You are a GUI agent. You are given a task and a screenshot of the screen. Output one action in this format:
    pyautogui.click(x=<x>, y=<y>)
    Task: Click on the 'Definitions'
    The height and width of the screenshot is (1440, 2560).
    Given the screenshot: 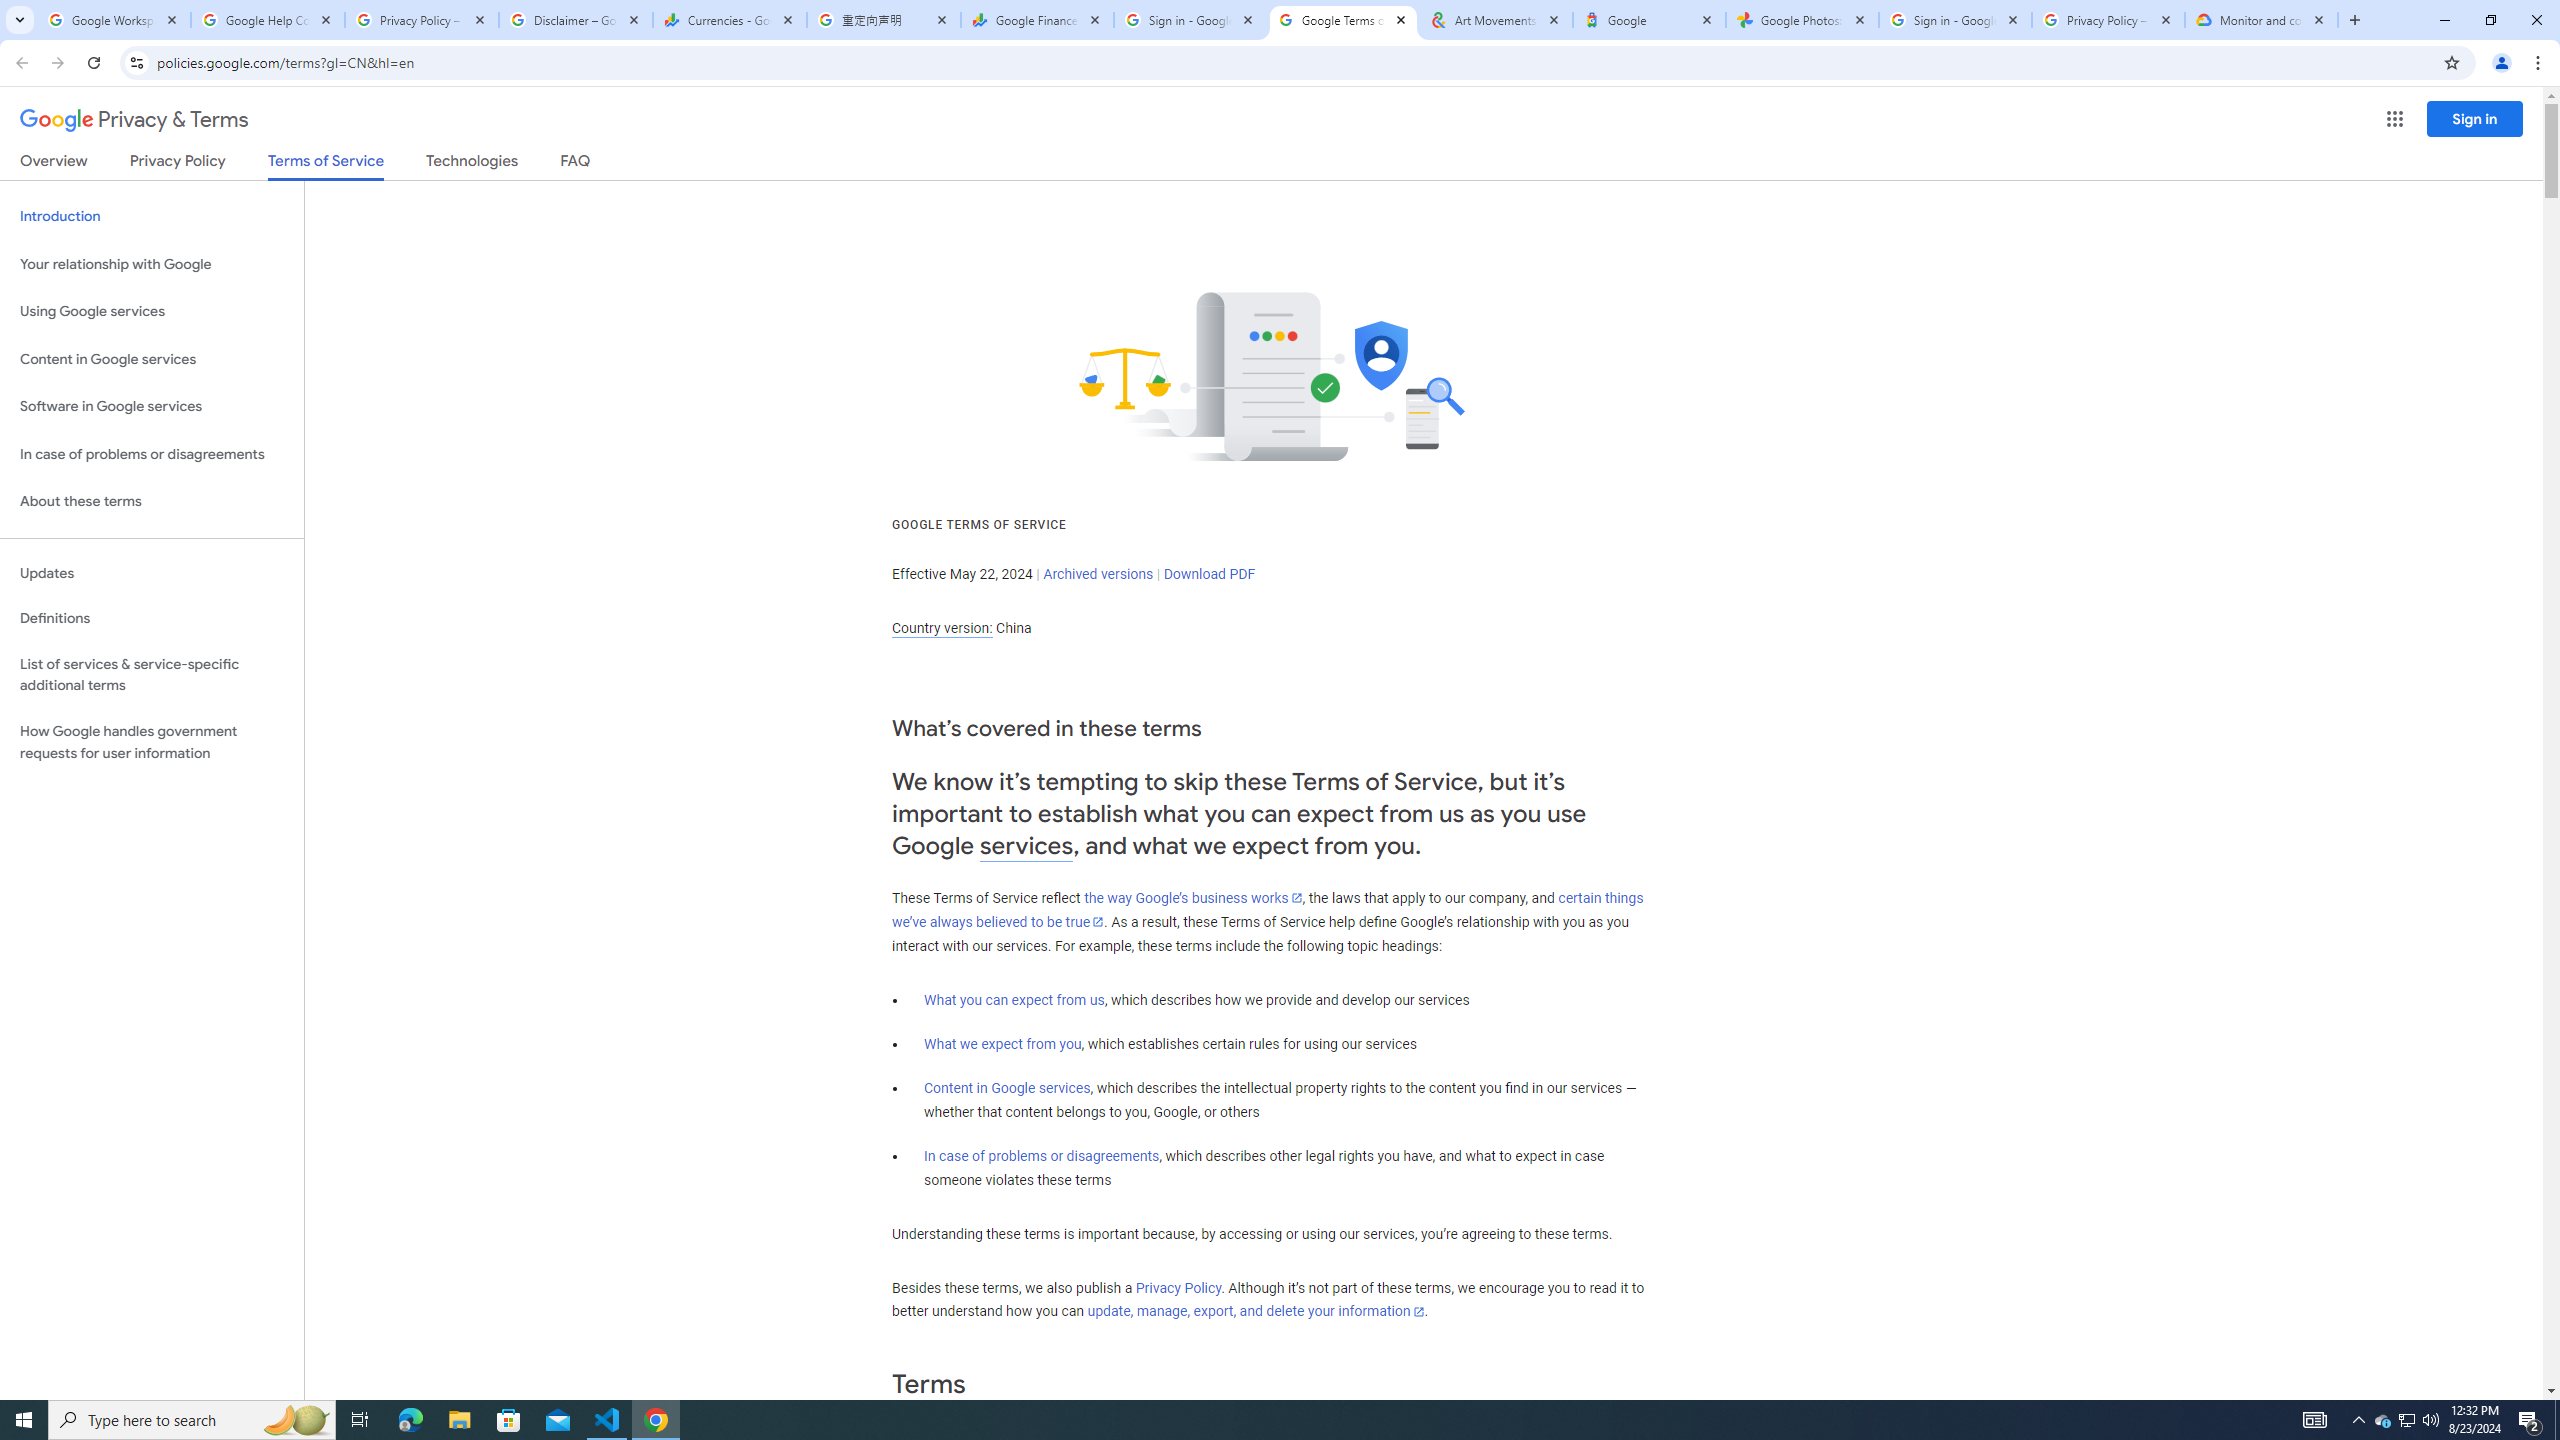 What is the action you would take?
    pyautogui.click(x=151, y=618)
    